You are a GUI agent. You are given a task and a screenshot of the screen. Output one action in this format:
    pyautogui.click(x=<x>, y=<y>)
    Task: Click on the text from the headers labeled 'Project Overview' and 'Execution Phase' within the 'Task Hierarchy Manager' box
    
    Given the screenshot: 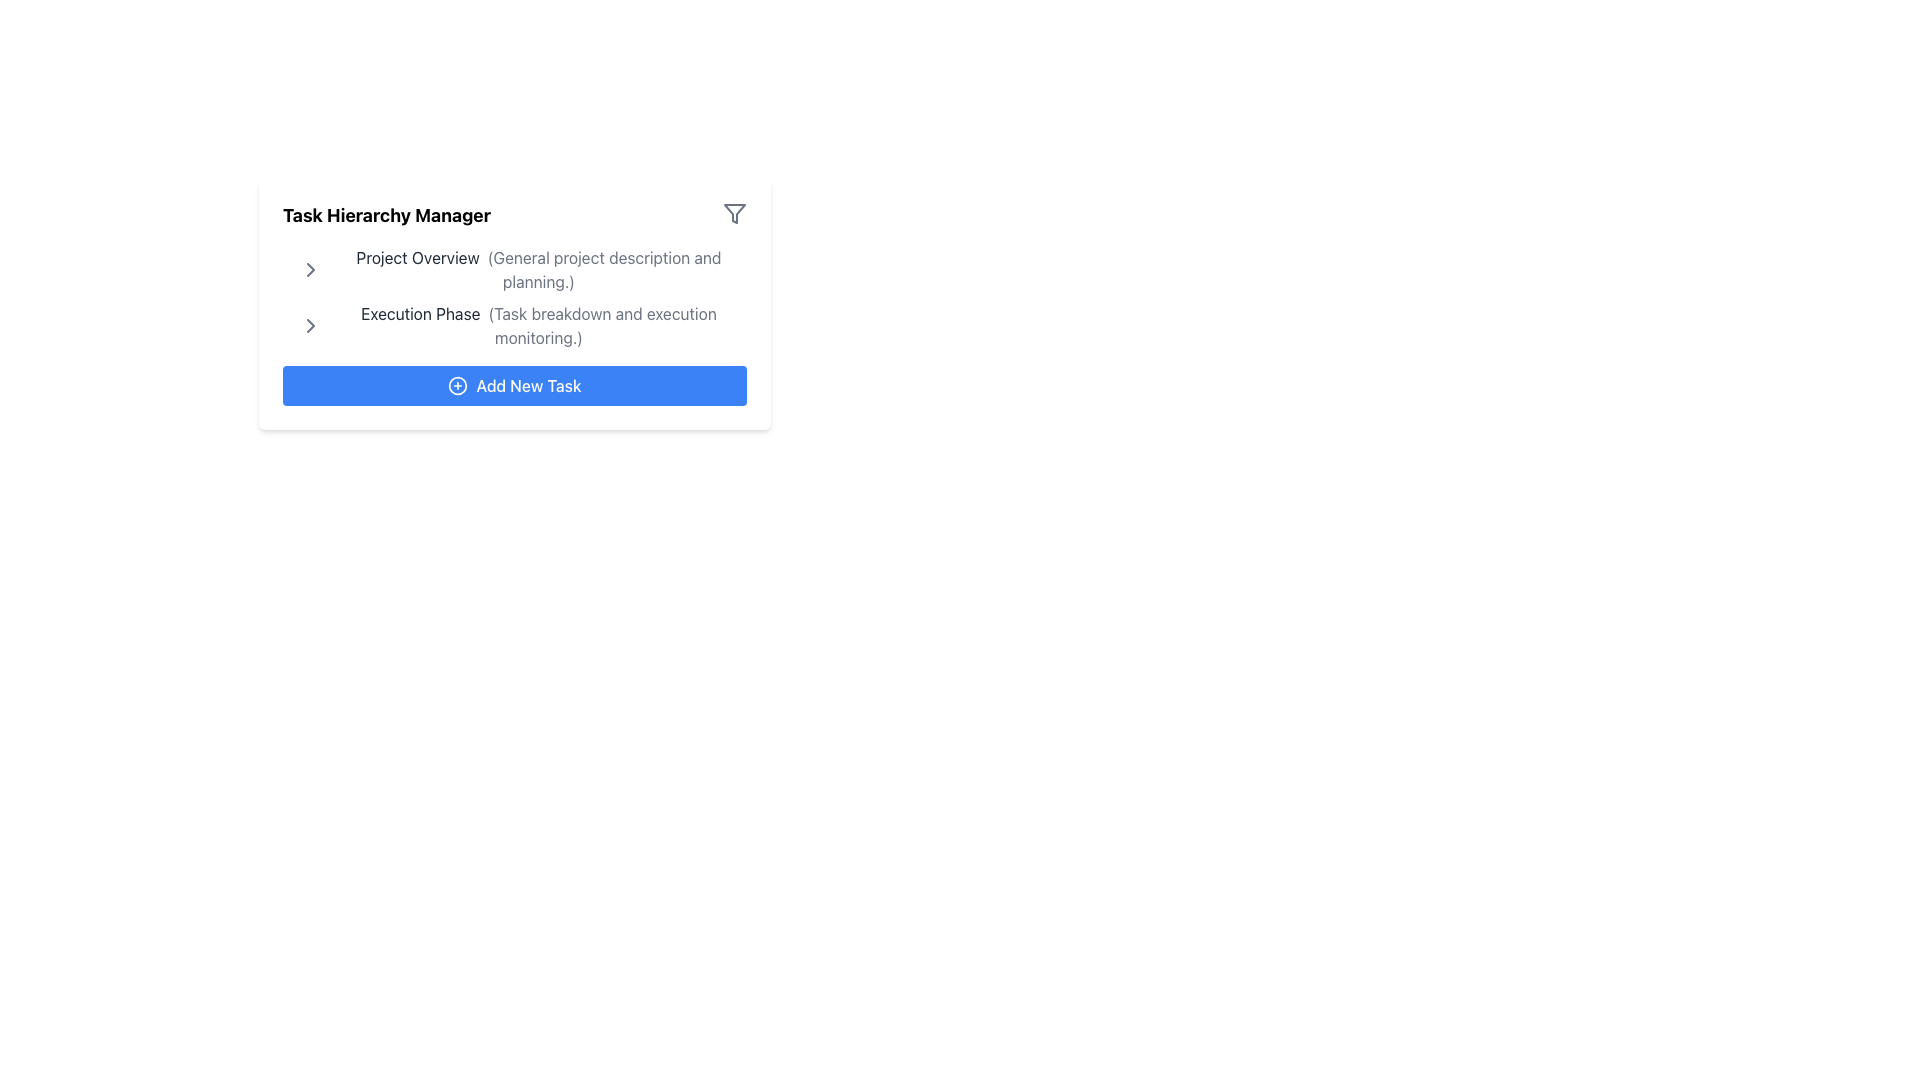 What is the action you would take?
    pyautogui.click(x=523, y=297)
    